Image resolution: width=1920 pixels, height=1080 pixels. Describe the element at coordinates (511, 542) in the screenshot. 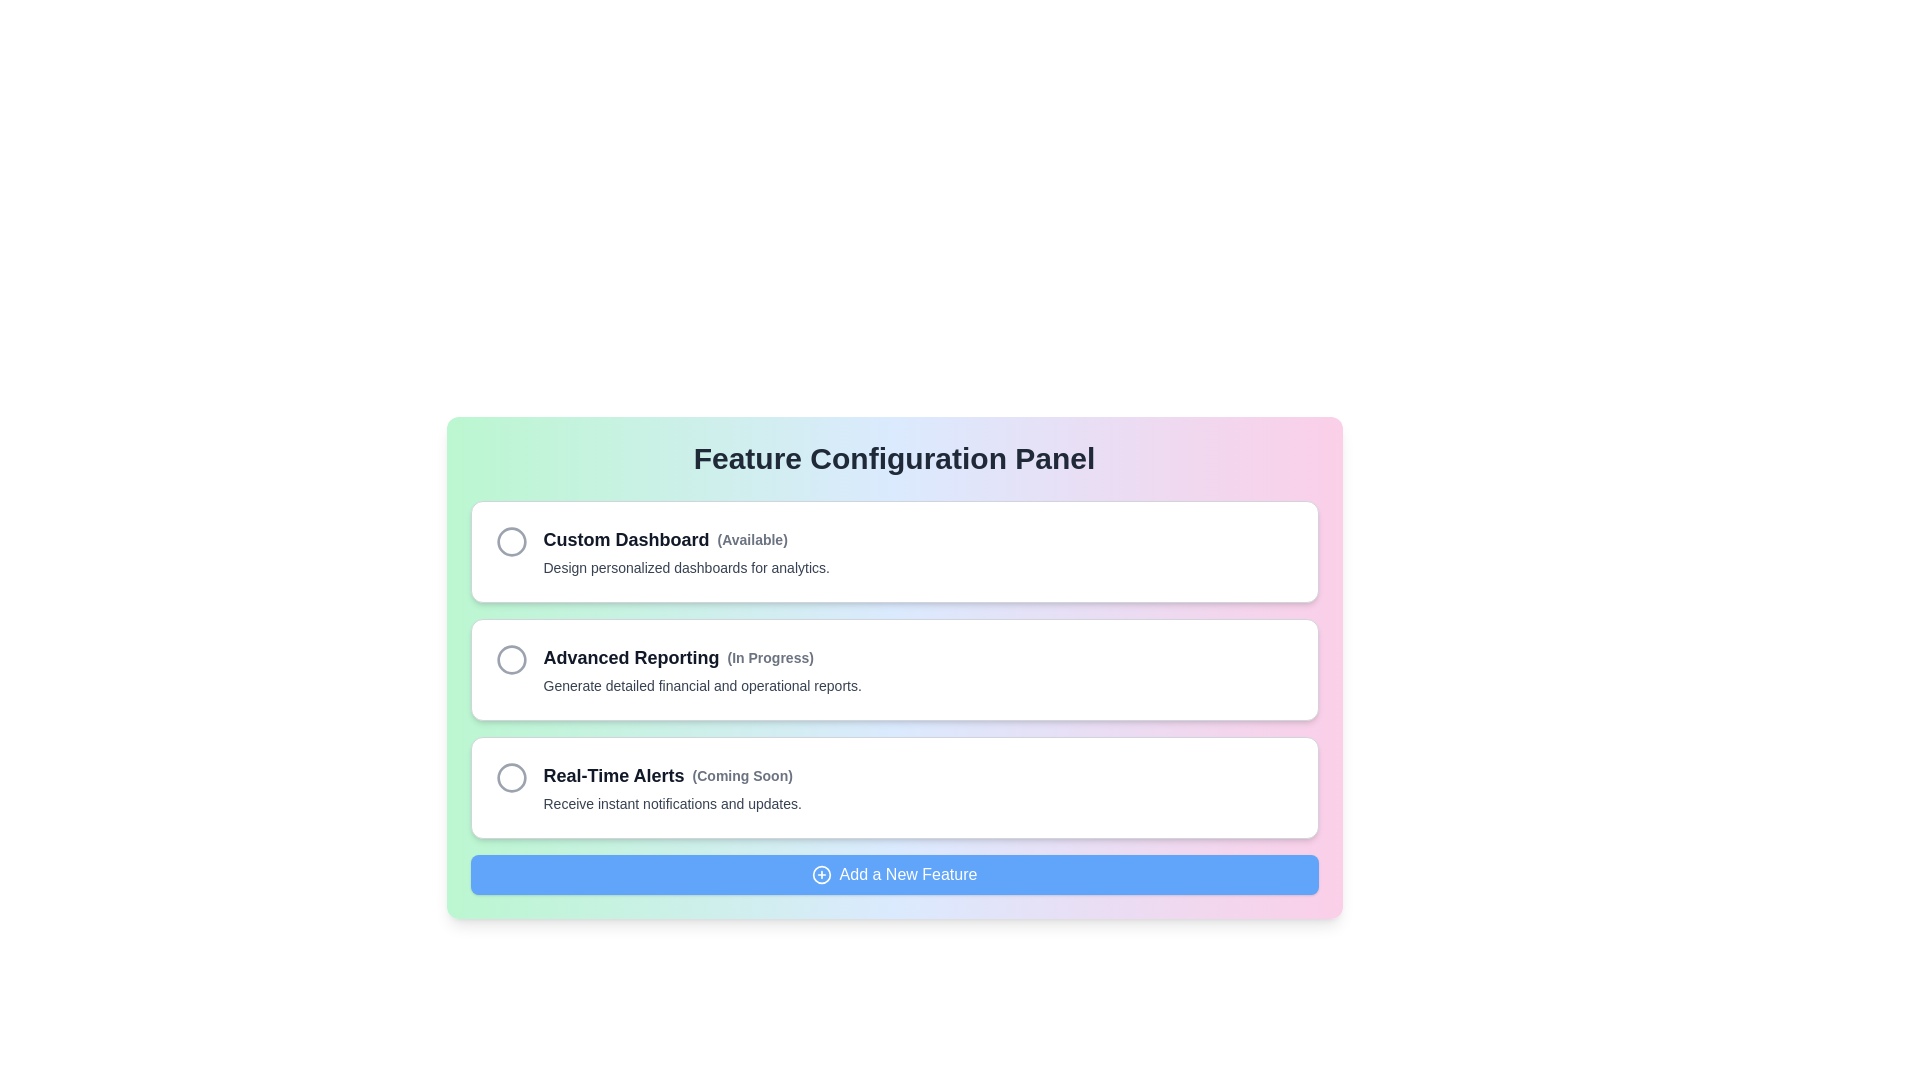

I see `the selectable icon associated with 'Custom Dashboard (Available)'` at that location.